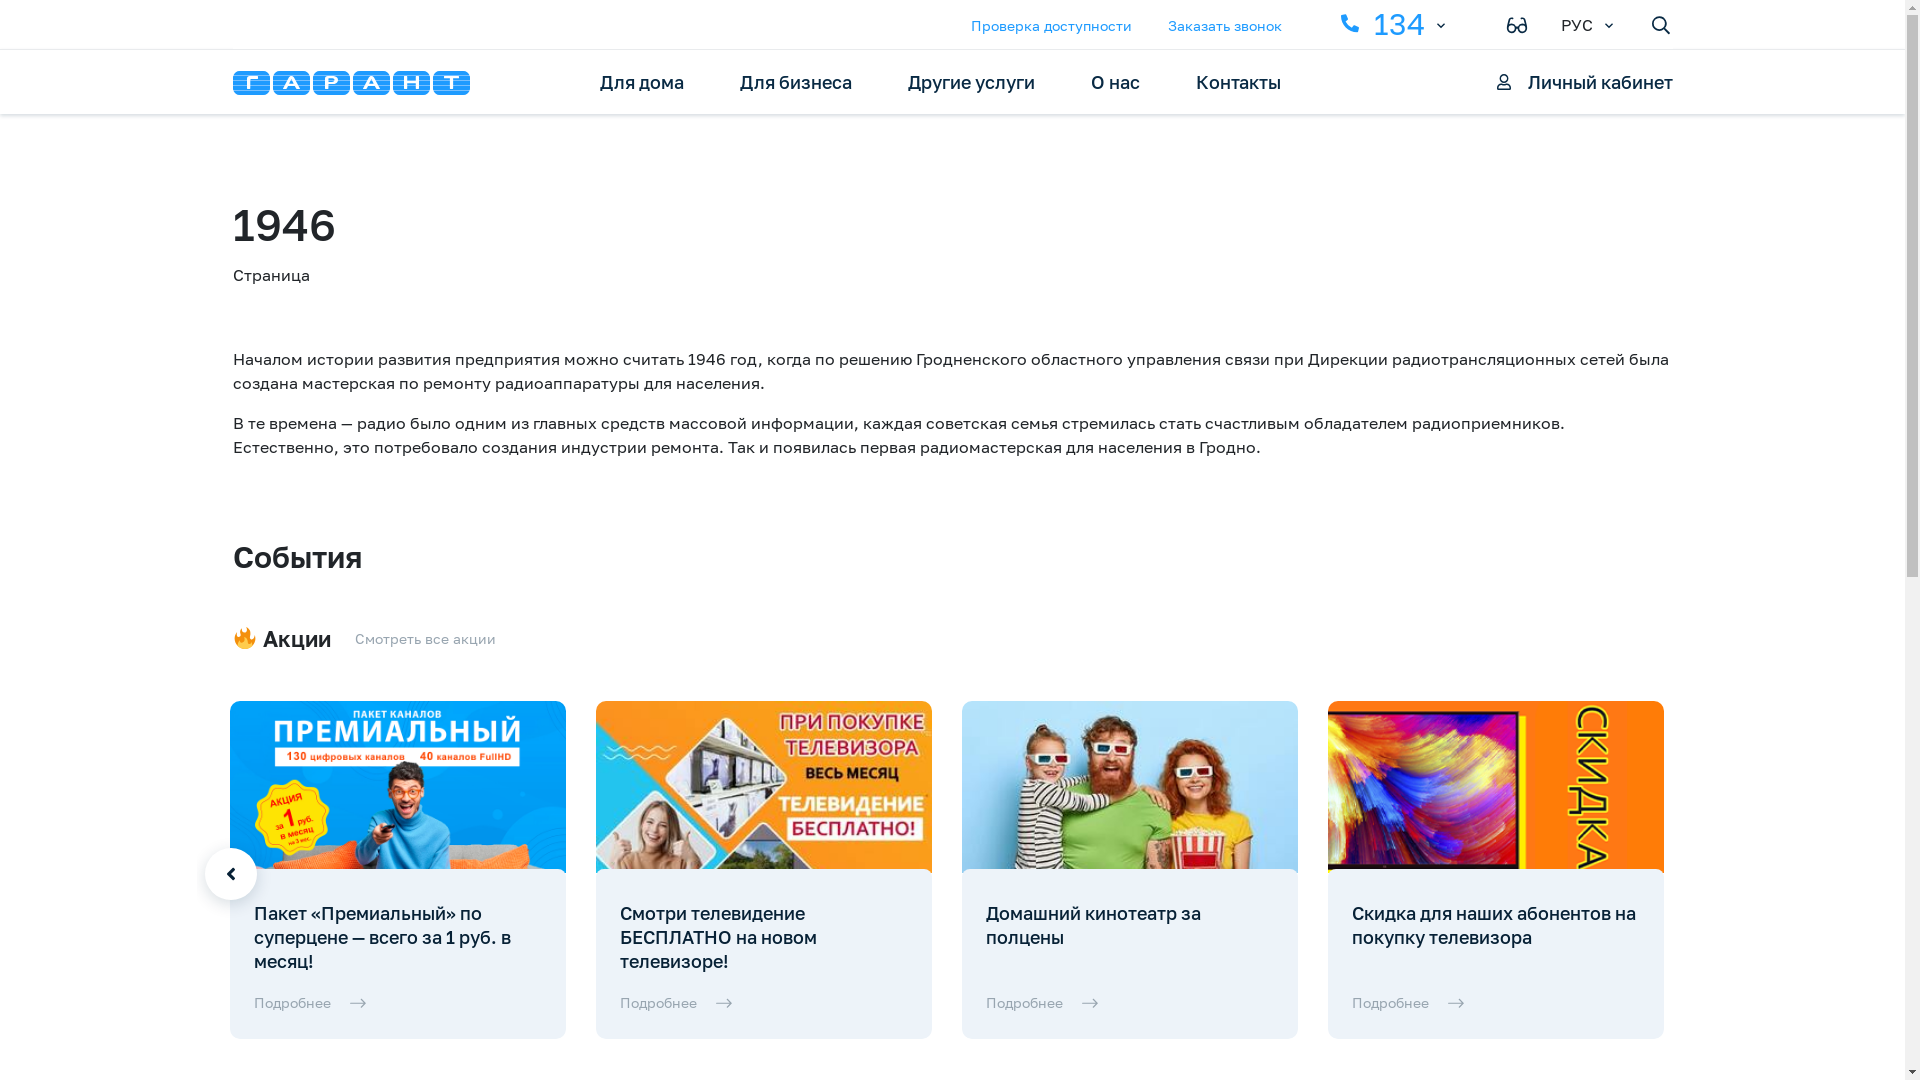  What do you see at coordinates (1380, 23) in the screenshot?
I see `'134'` at bounding box center [1380, 23].